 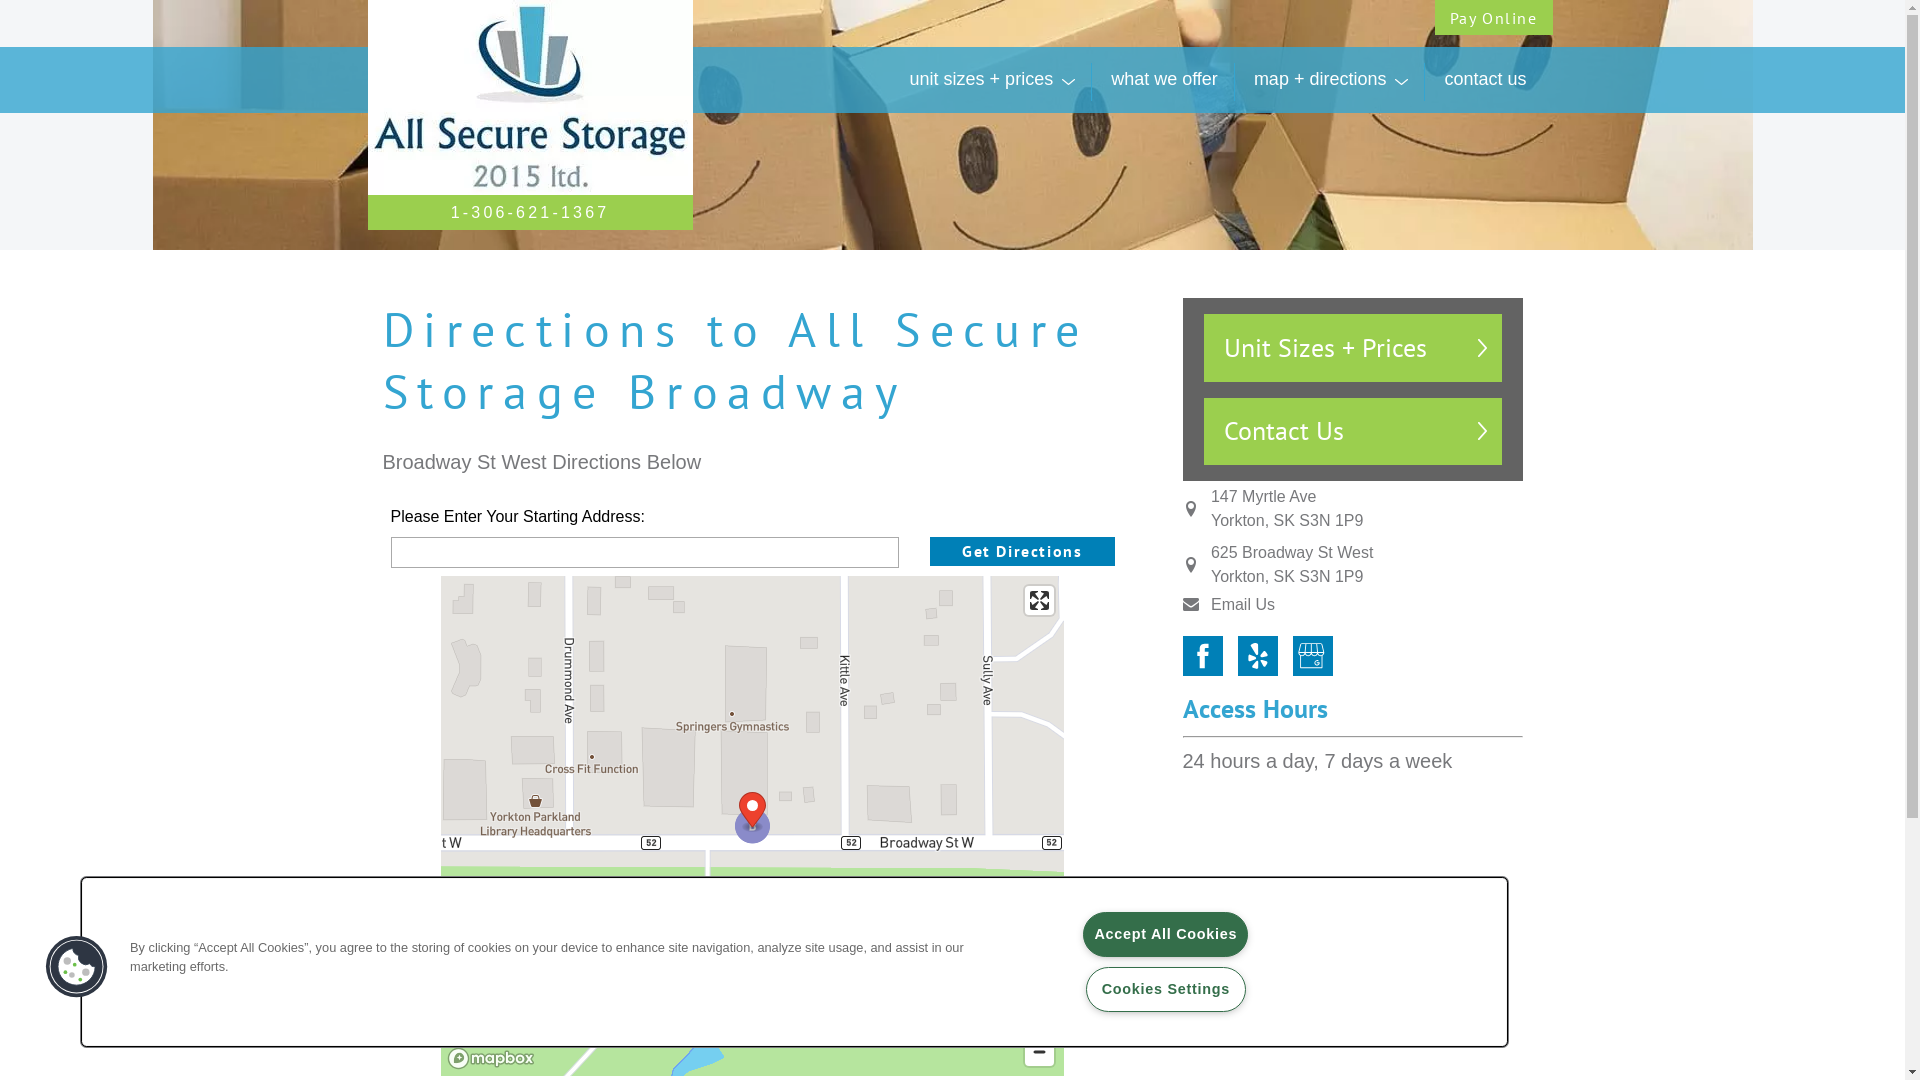 I want to click on 'map + directions', so click(x=1331, y=78).